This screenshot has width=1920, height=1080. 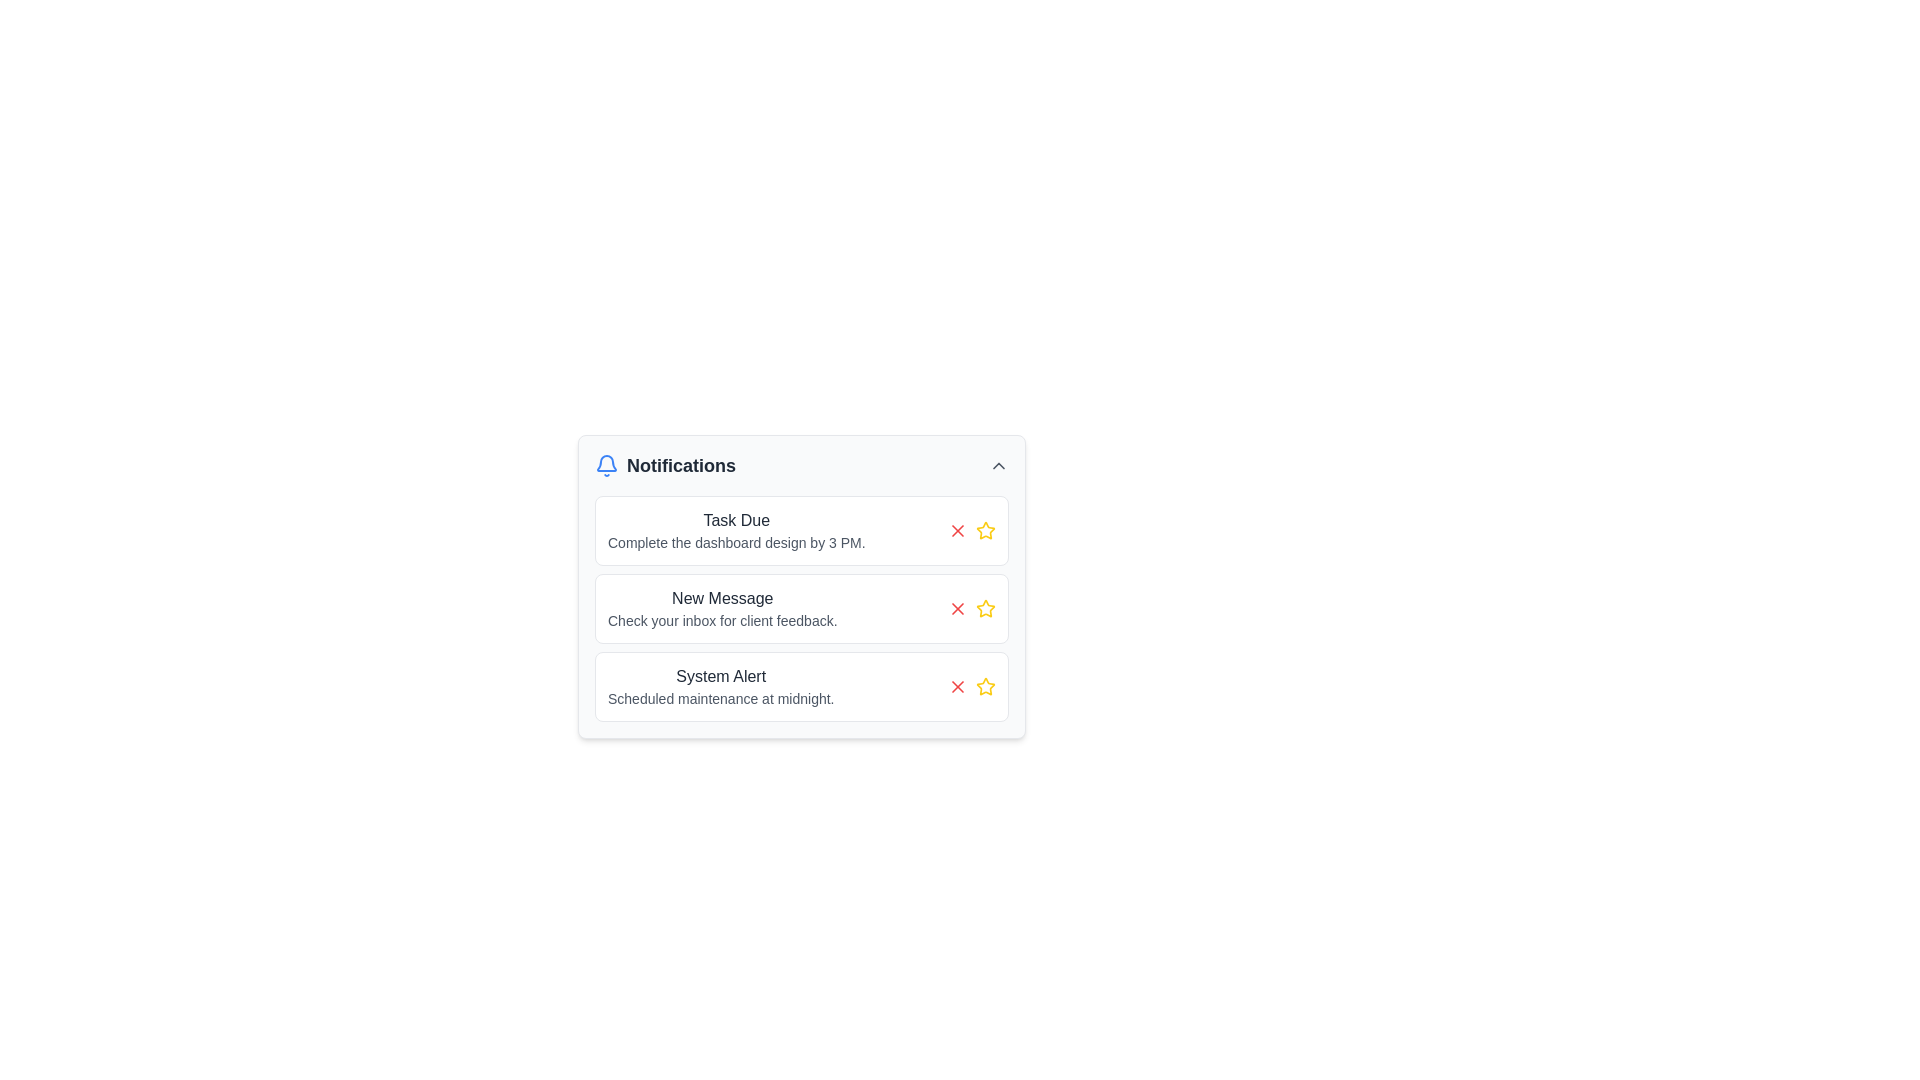 What do you see at coordinates (720, 676) in the screenshot?
I see `the 'System Alert' text label located at the top of the third notification card for possible interaction` at bounding box center [720, 676].